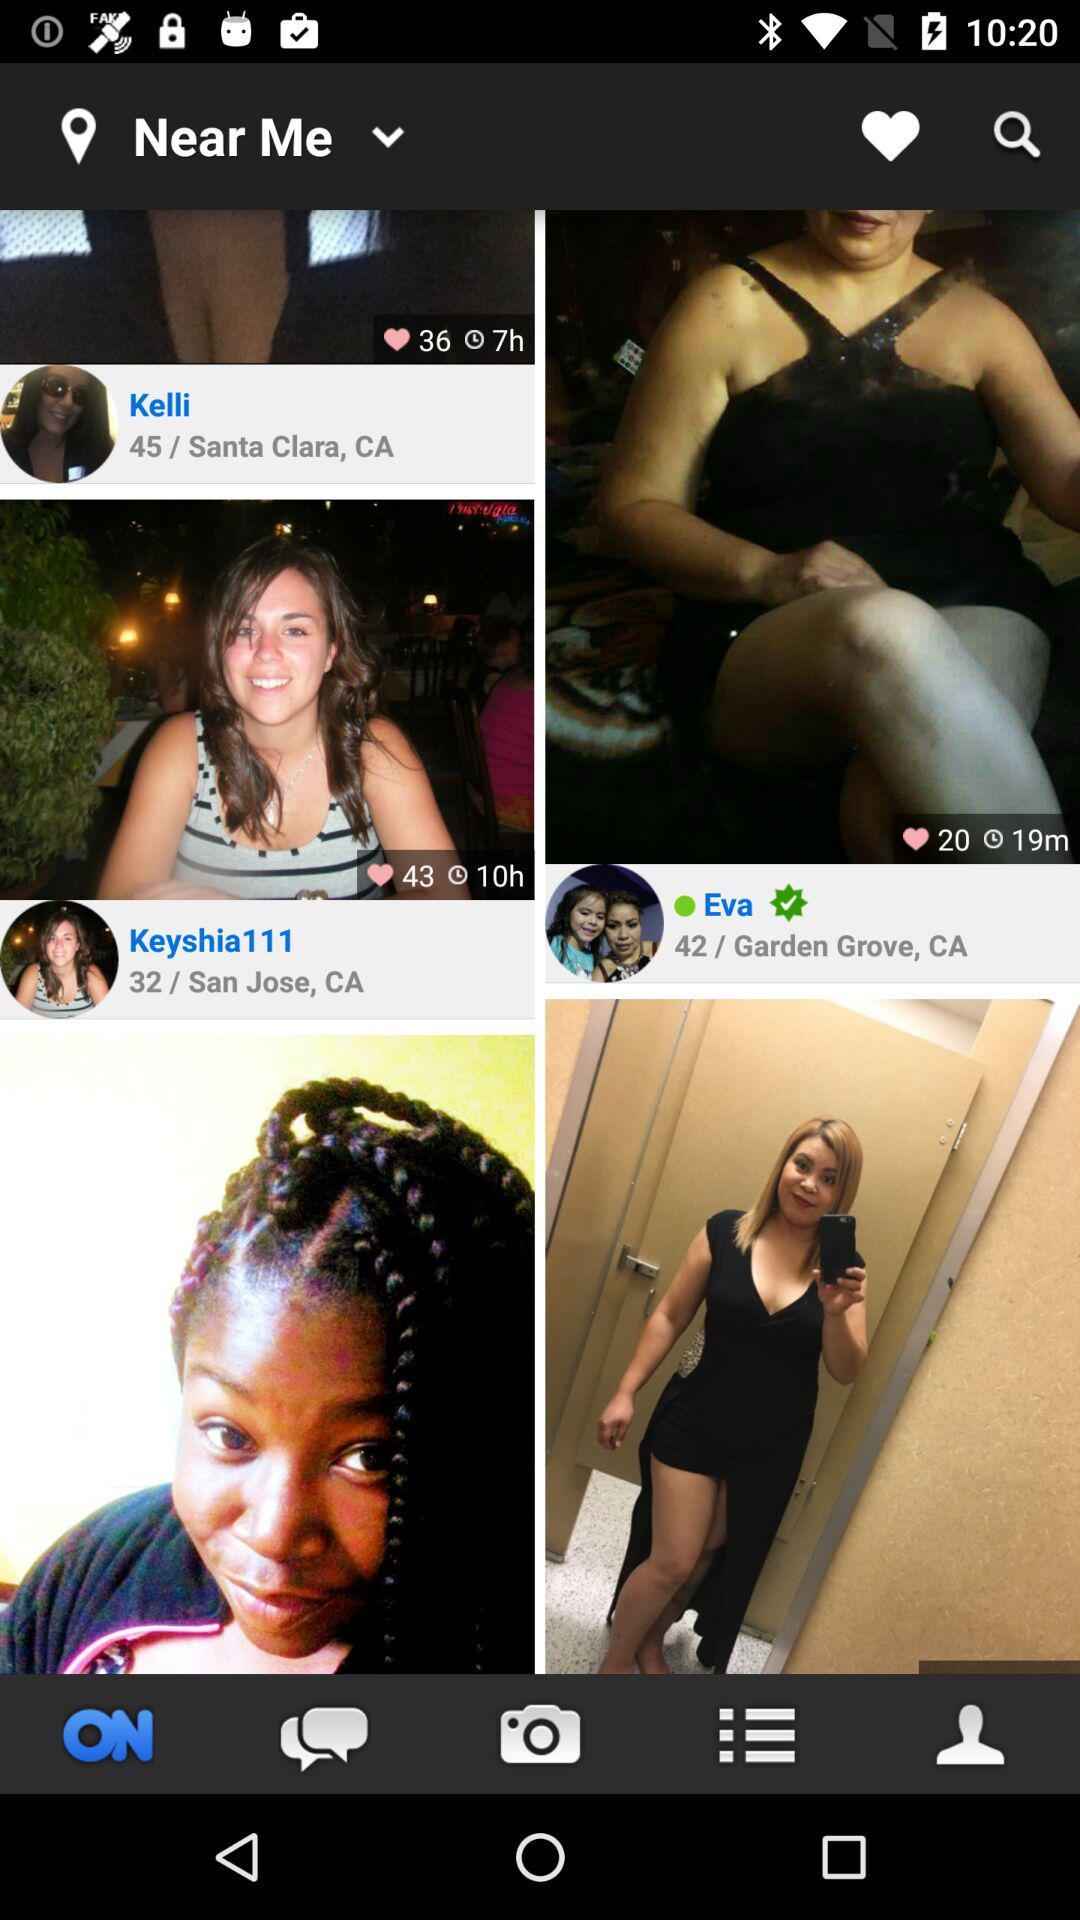  What do you see at coordinates (58, 958) in the screenshot?
I see `profile` at bounding box center [58, 958].